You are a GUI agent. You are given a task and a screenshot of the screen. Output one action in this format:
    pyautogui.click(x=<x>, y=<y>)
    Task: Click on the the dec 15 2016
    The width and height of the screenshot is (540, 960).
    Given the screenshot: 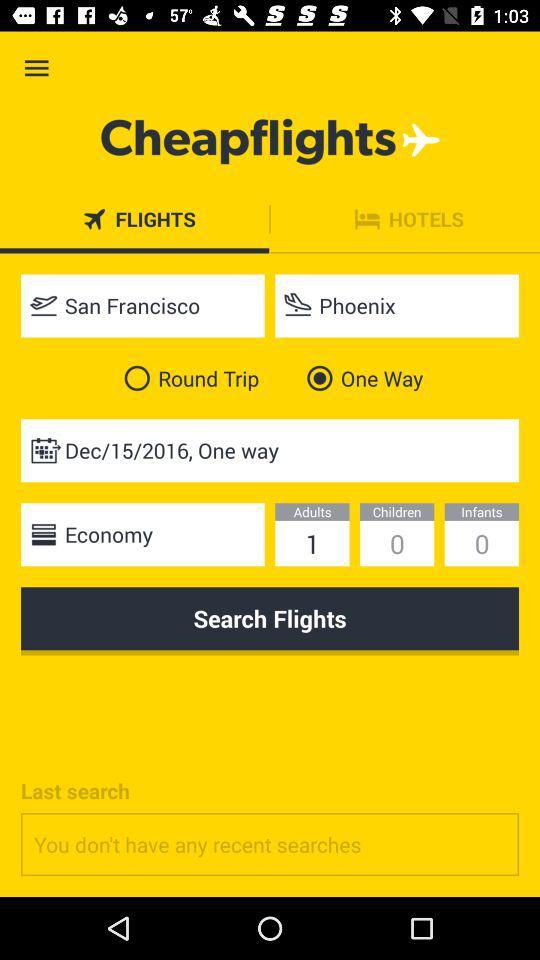 What is the action you would take?
    pyautogui.click(x=270, y=450)
    